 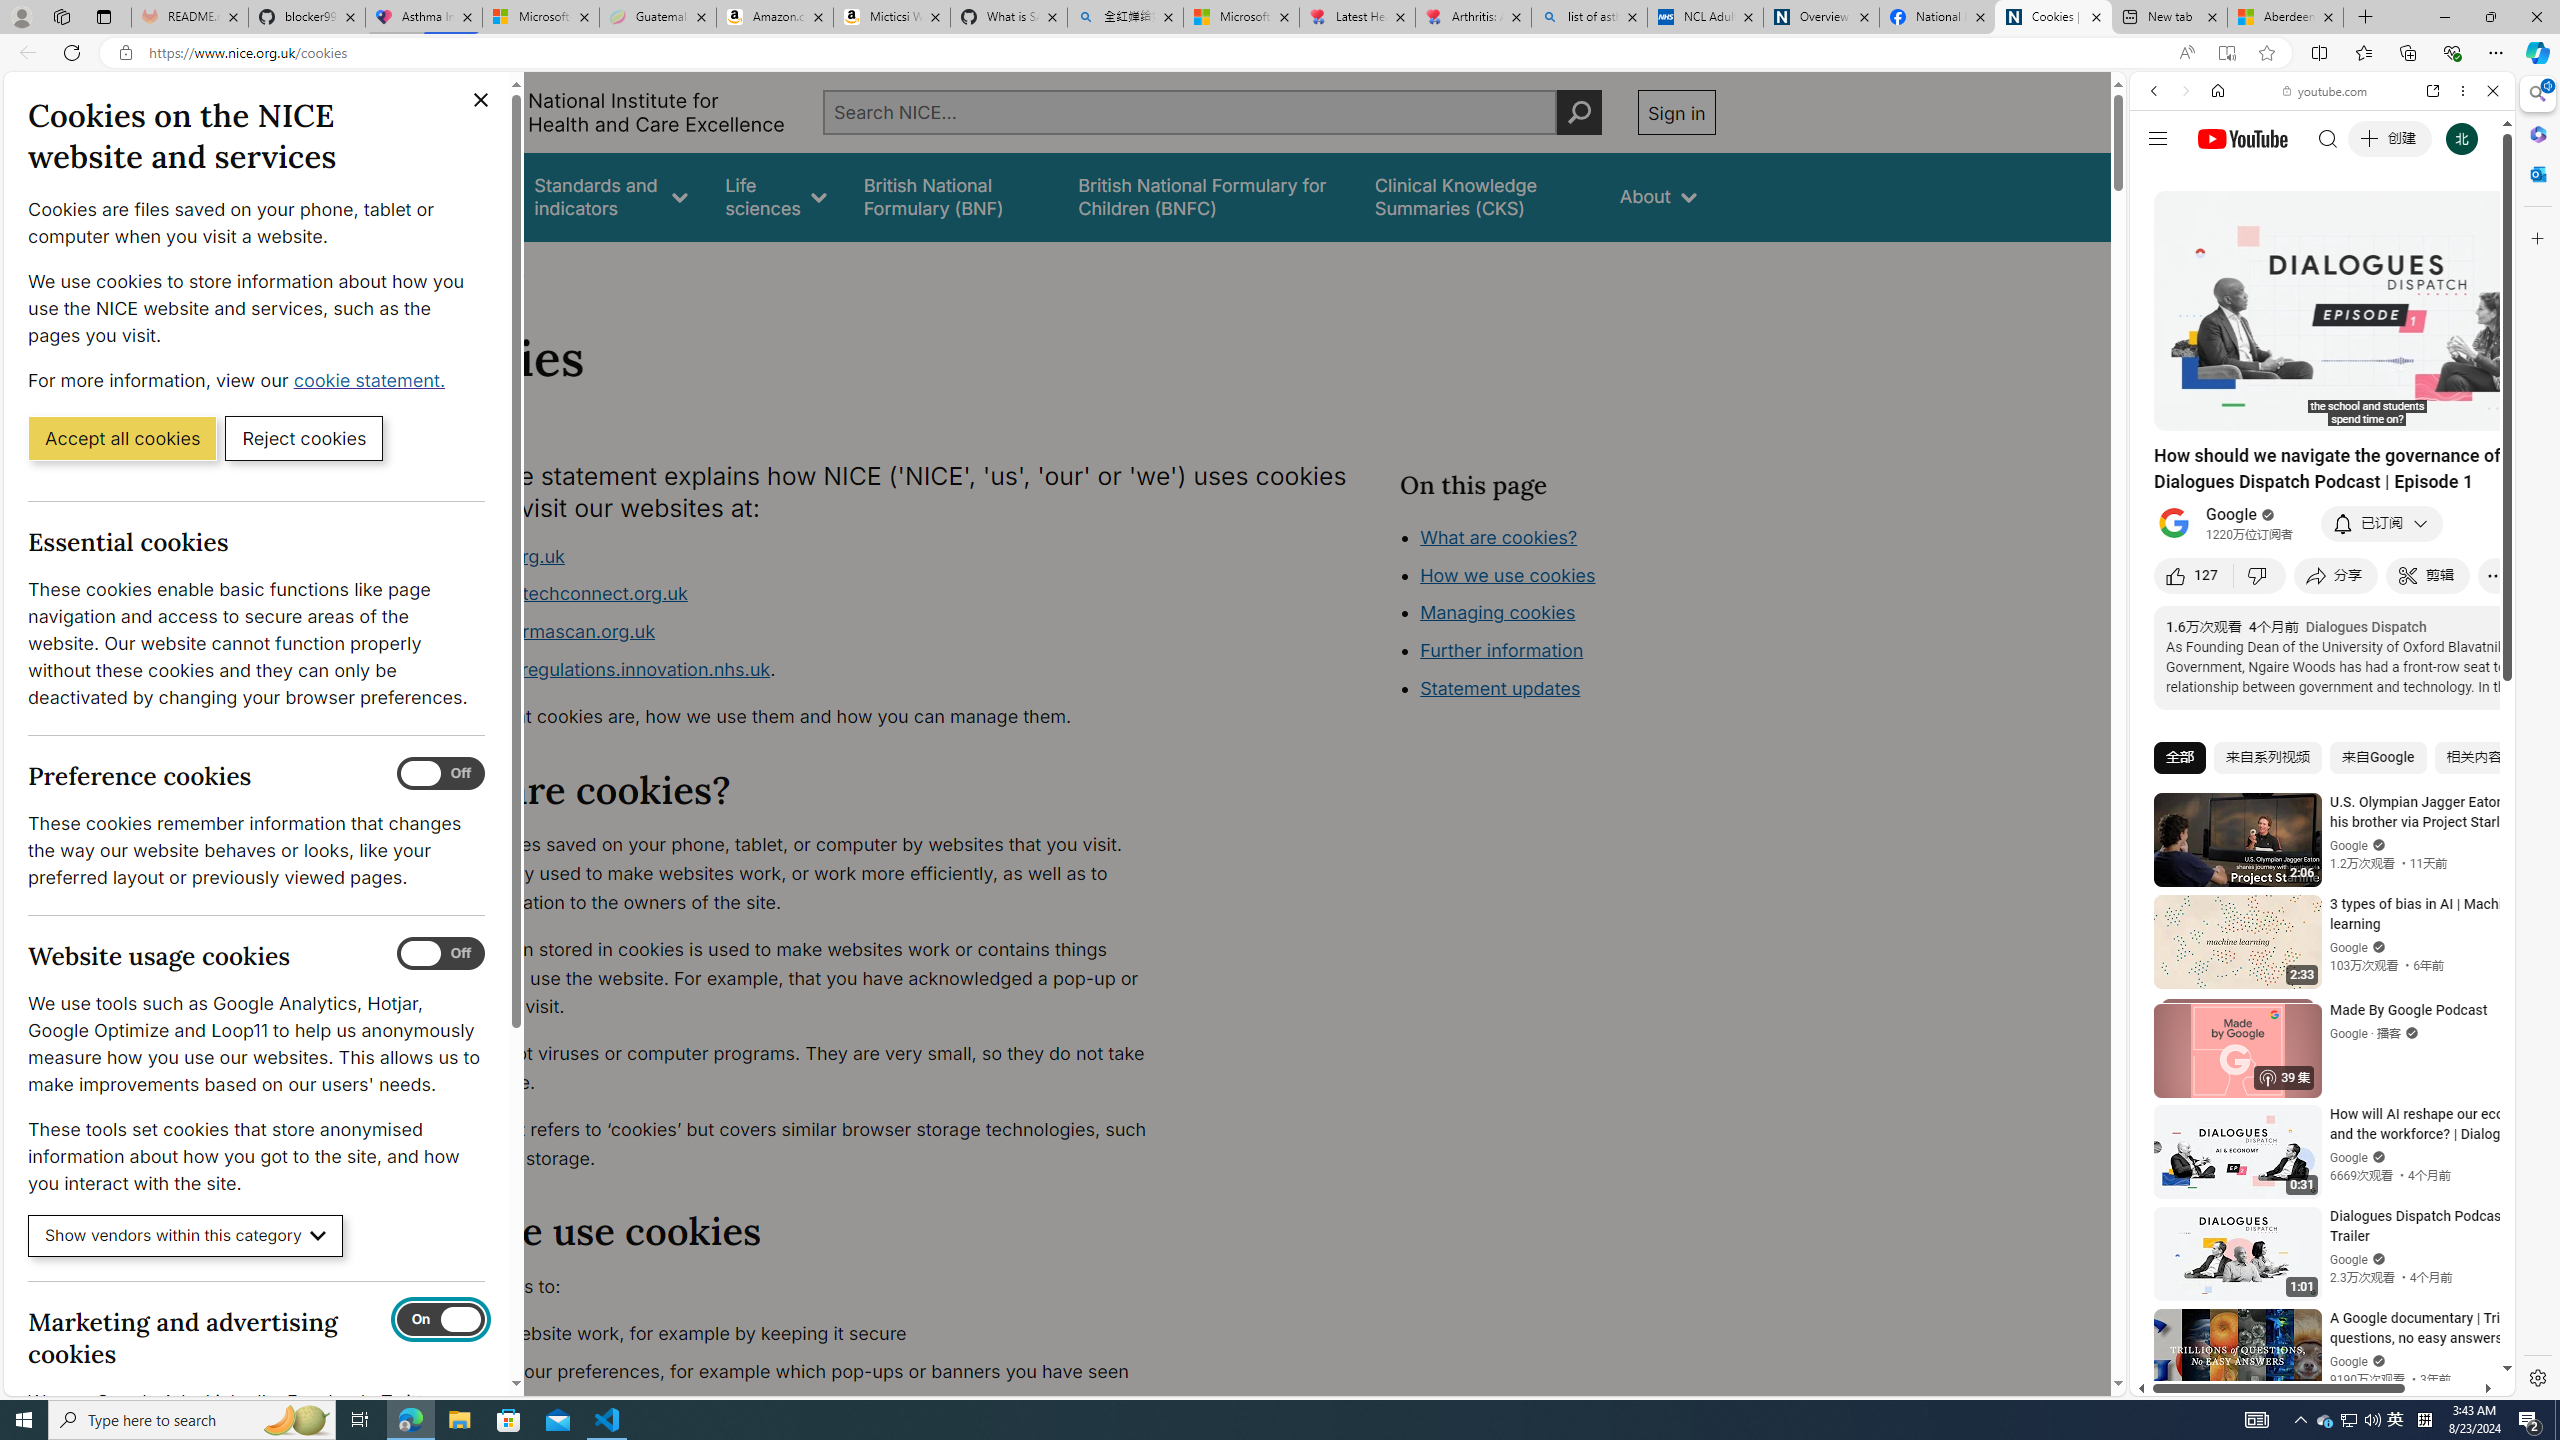 What do you see at coordinates (492, 555) in the screenshot?
I see `'www.nice.org.uk'` at bounding box center [492, 555].